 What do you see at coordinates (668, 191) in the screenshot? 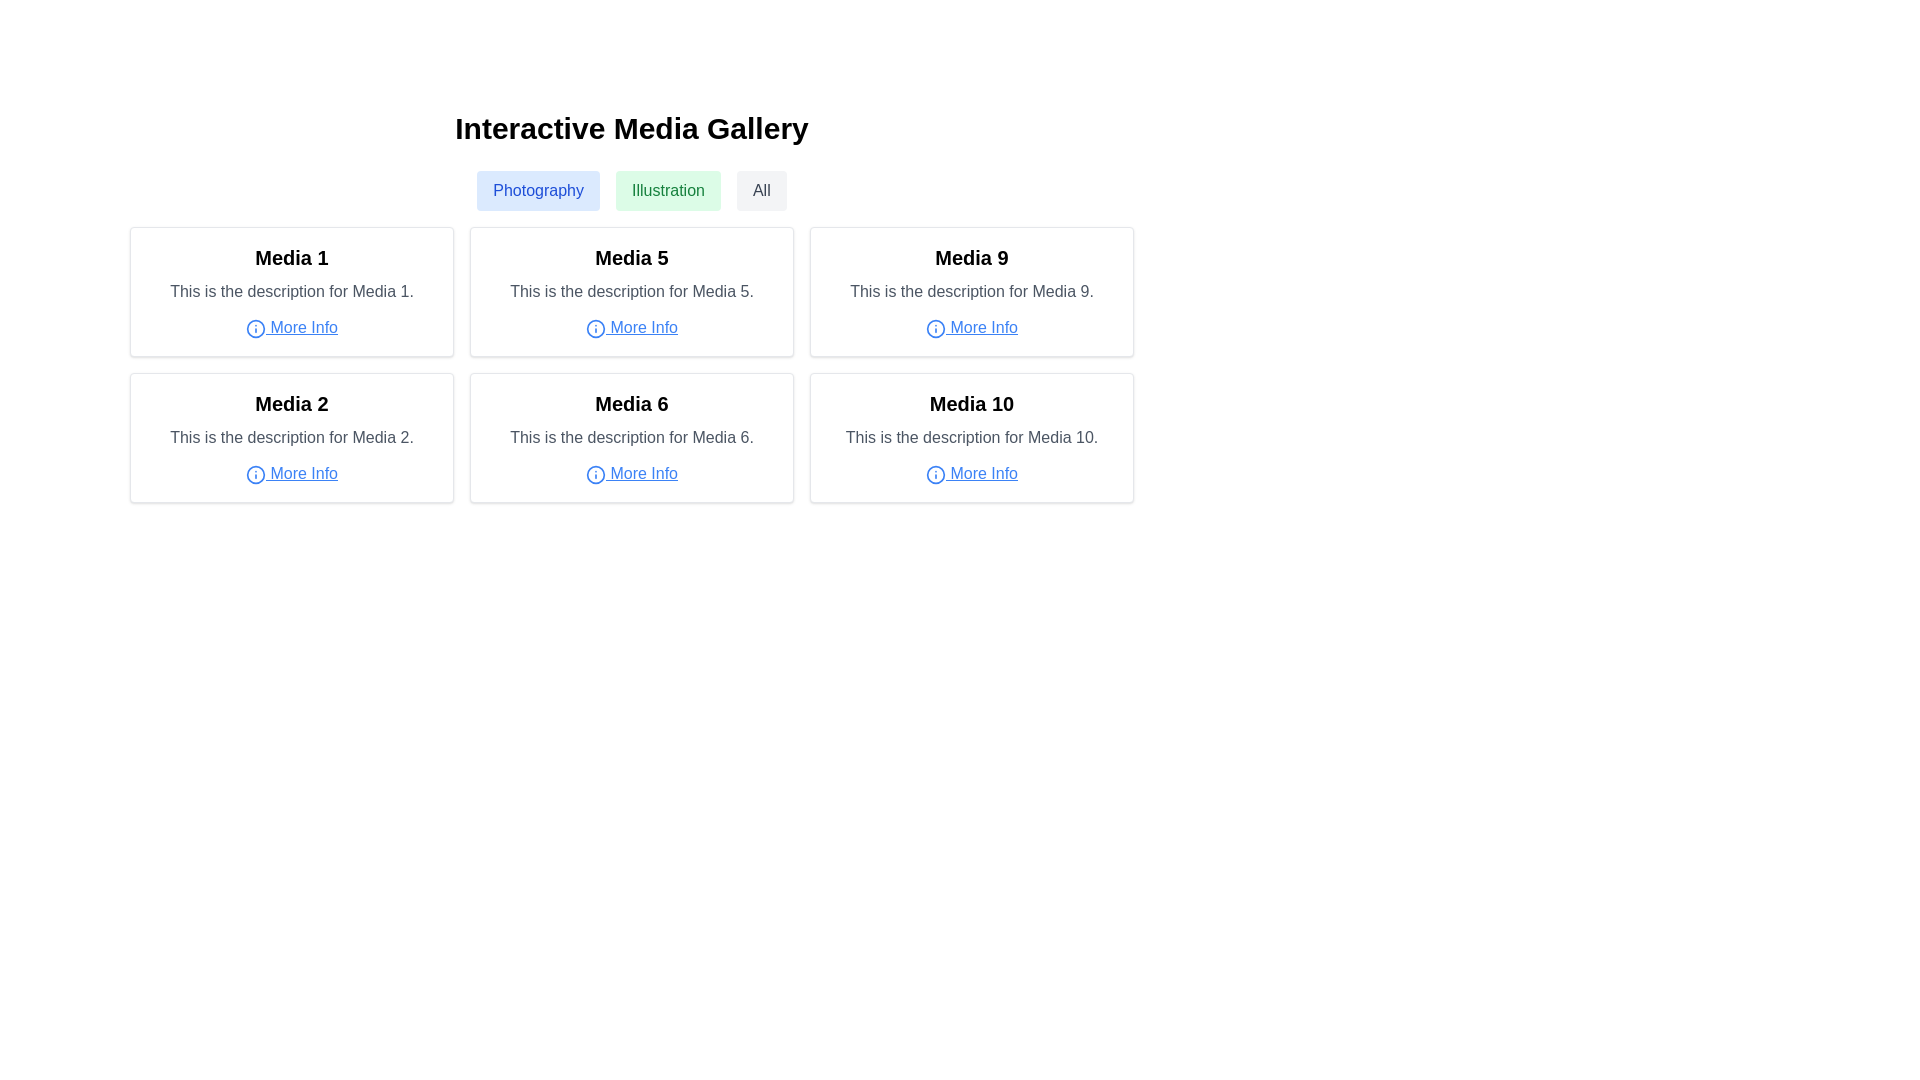
I see `the middle button labeled 'Illustration' with a light green background` at bounding box center [668, 191].